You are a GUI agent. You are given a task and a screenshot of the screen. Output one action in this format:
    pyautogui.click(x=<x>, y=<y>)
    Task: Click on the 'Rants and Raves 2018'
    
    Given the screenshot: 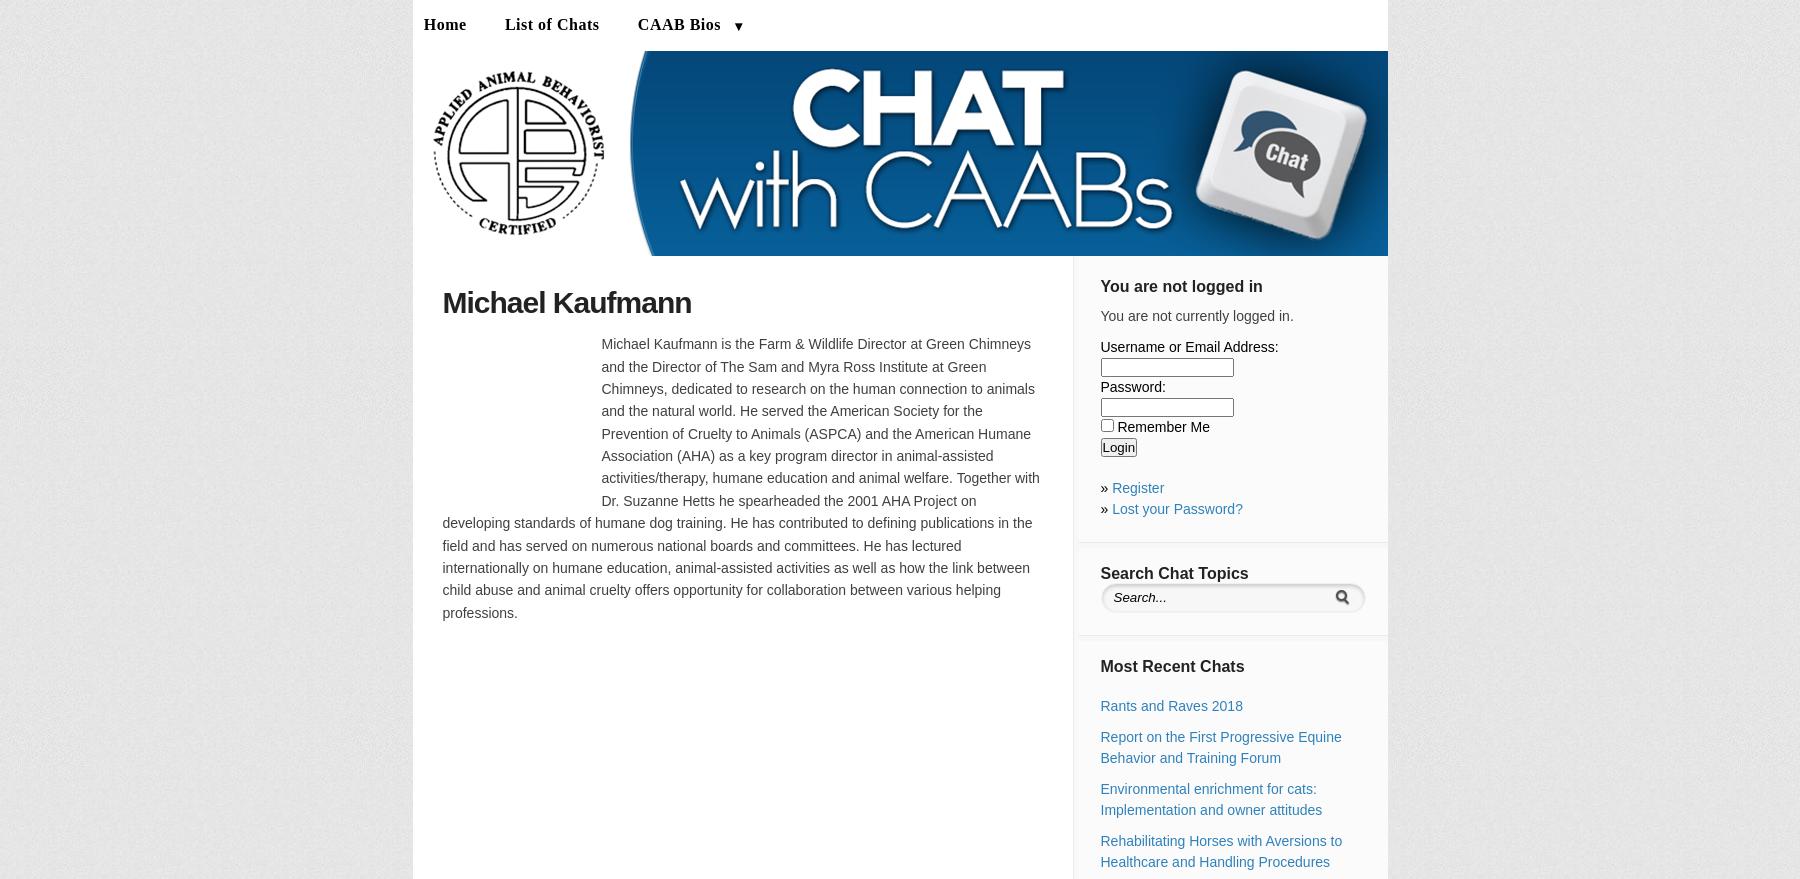 What is the action you would take?
    pyautogui.click(x=1099, y=706)
    